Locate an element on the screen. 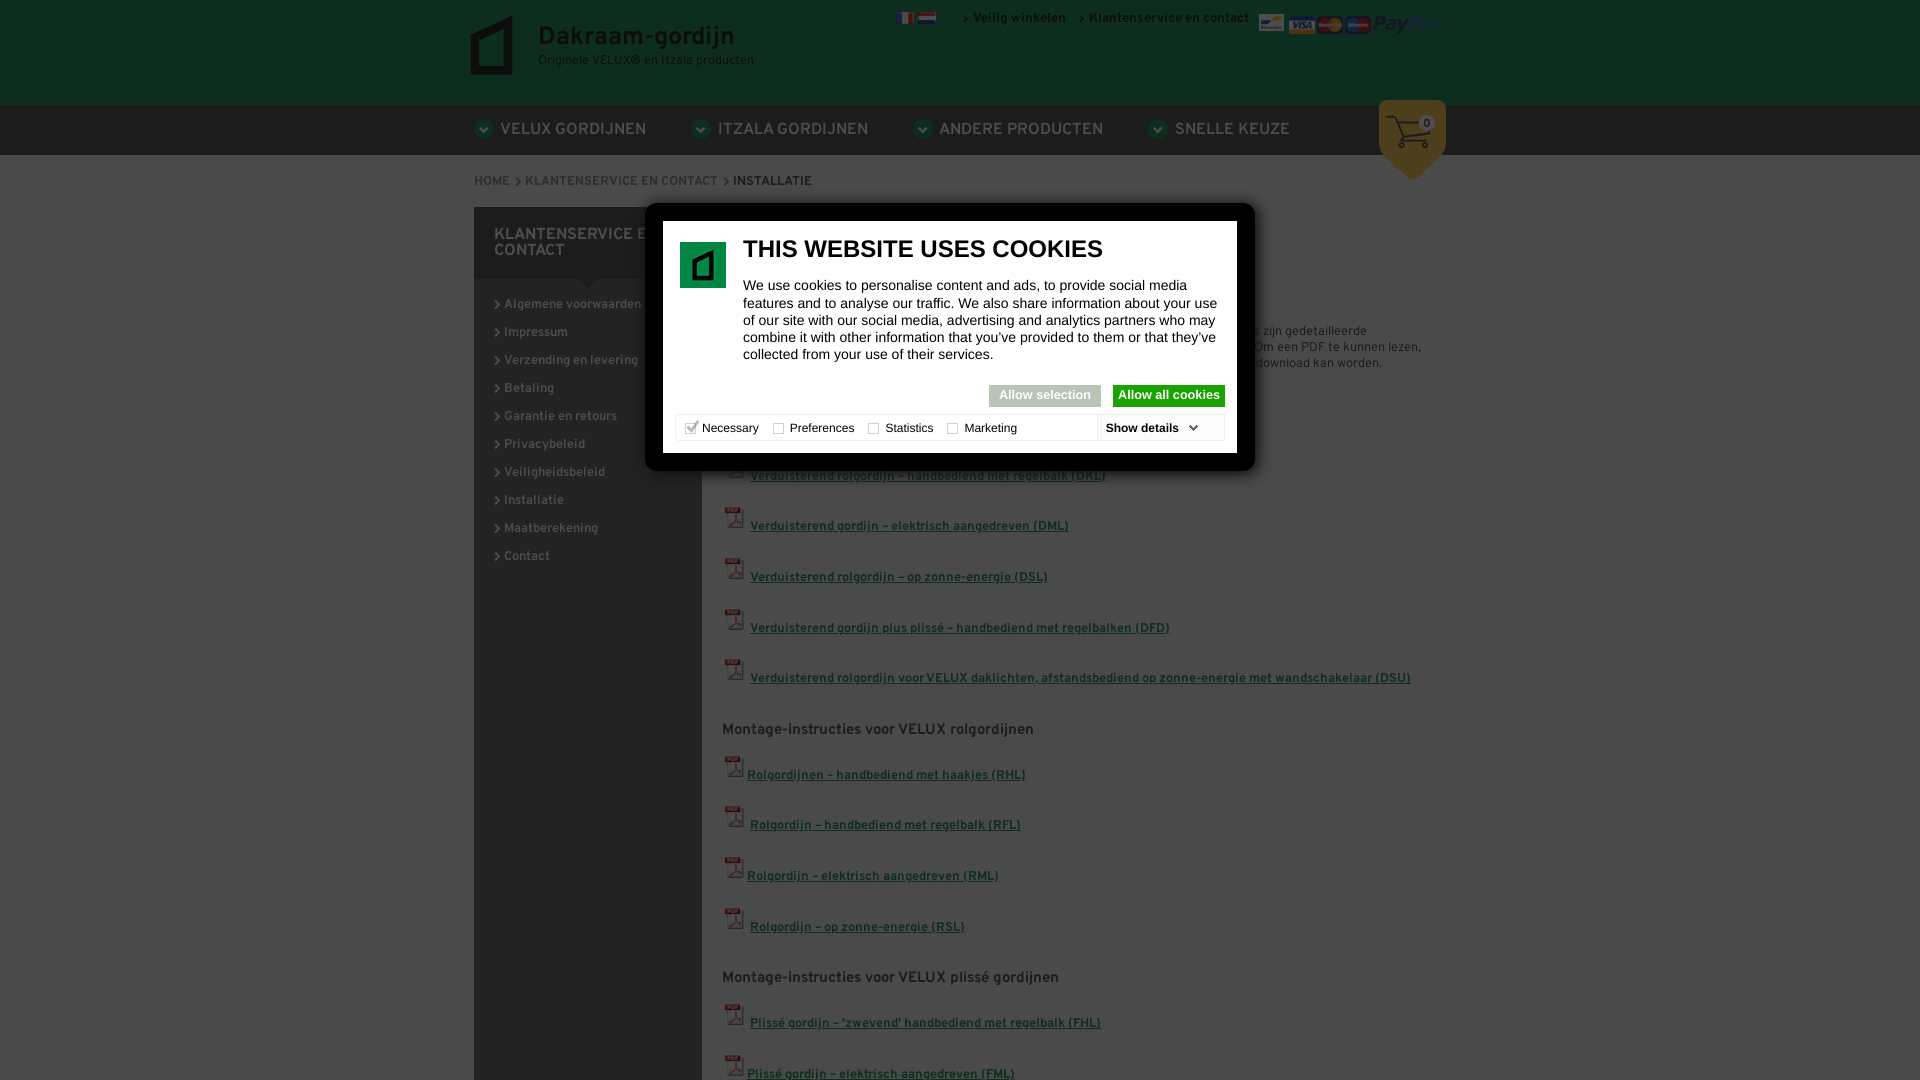 This screenshot has width=1920, height=1080. 'Veilig winkelen' is located at coordinates (1014, 18).